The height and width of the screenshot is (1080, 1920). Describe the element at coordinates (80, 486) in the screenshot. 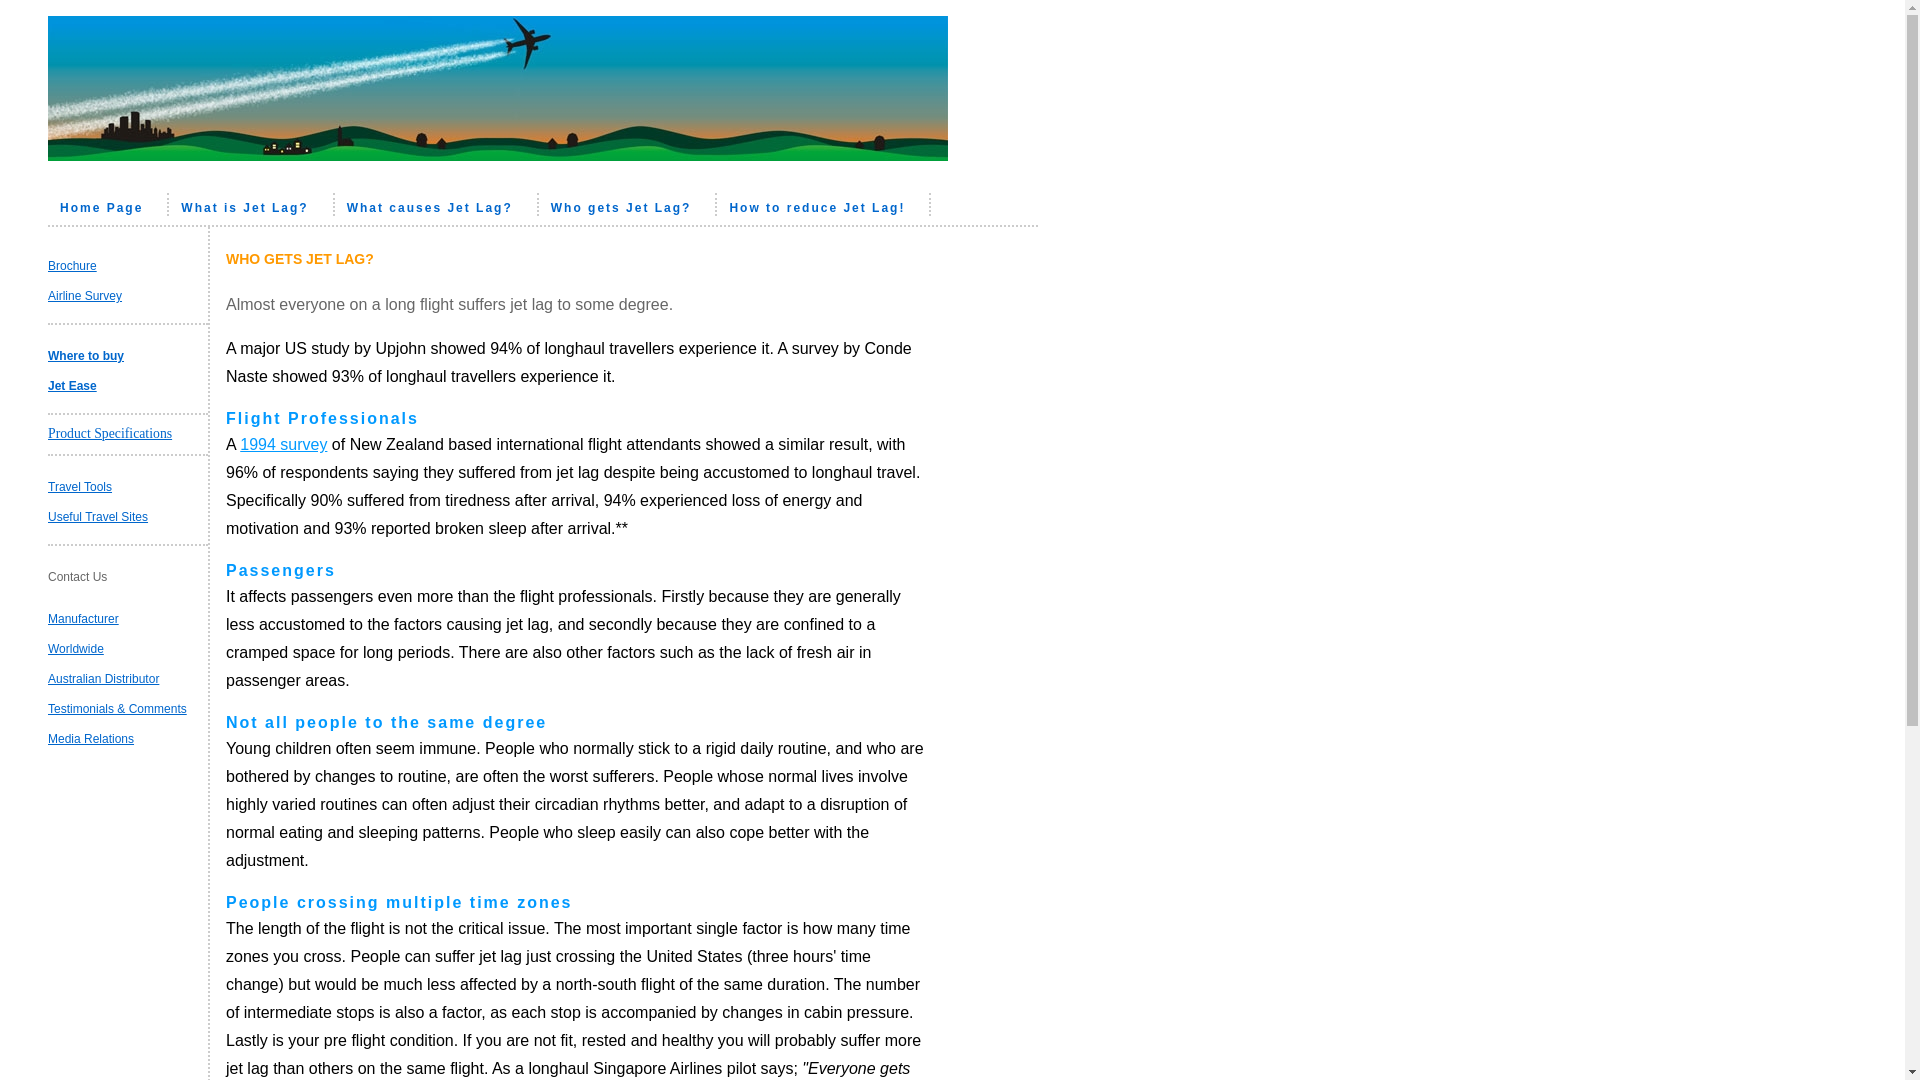

I see `'Travel Tools'` at that location.